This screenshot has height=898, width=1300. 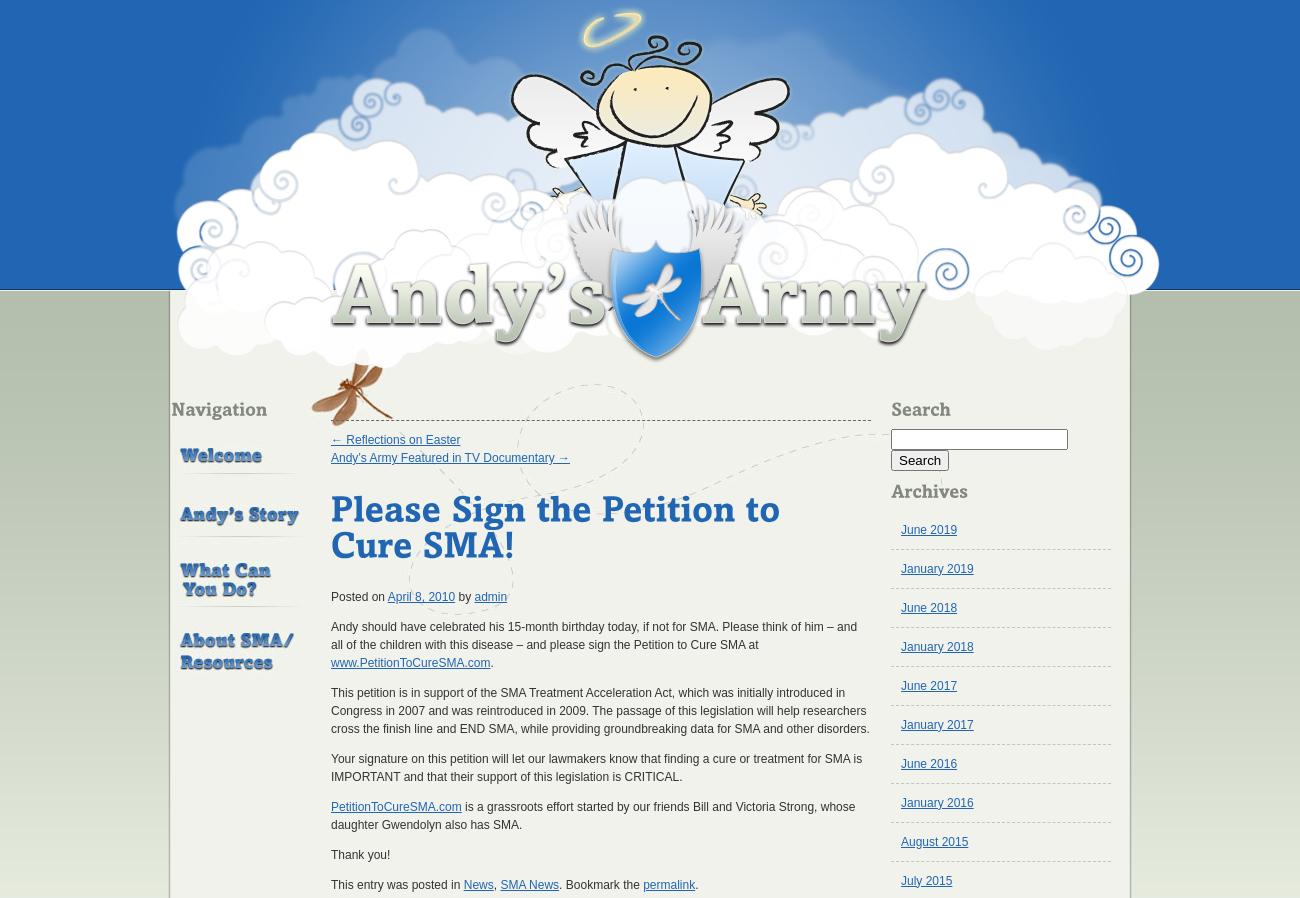 What do you see at coordinates (420, 595) in the screenshot?
I see `'April 8, 2010'` at bounding box center [420, 595].